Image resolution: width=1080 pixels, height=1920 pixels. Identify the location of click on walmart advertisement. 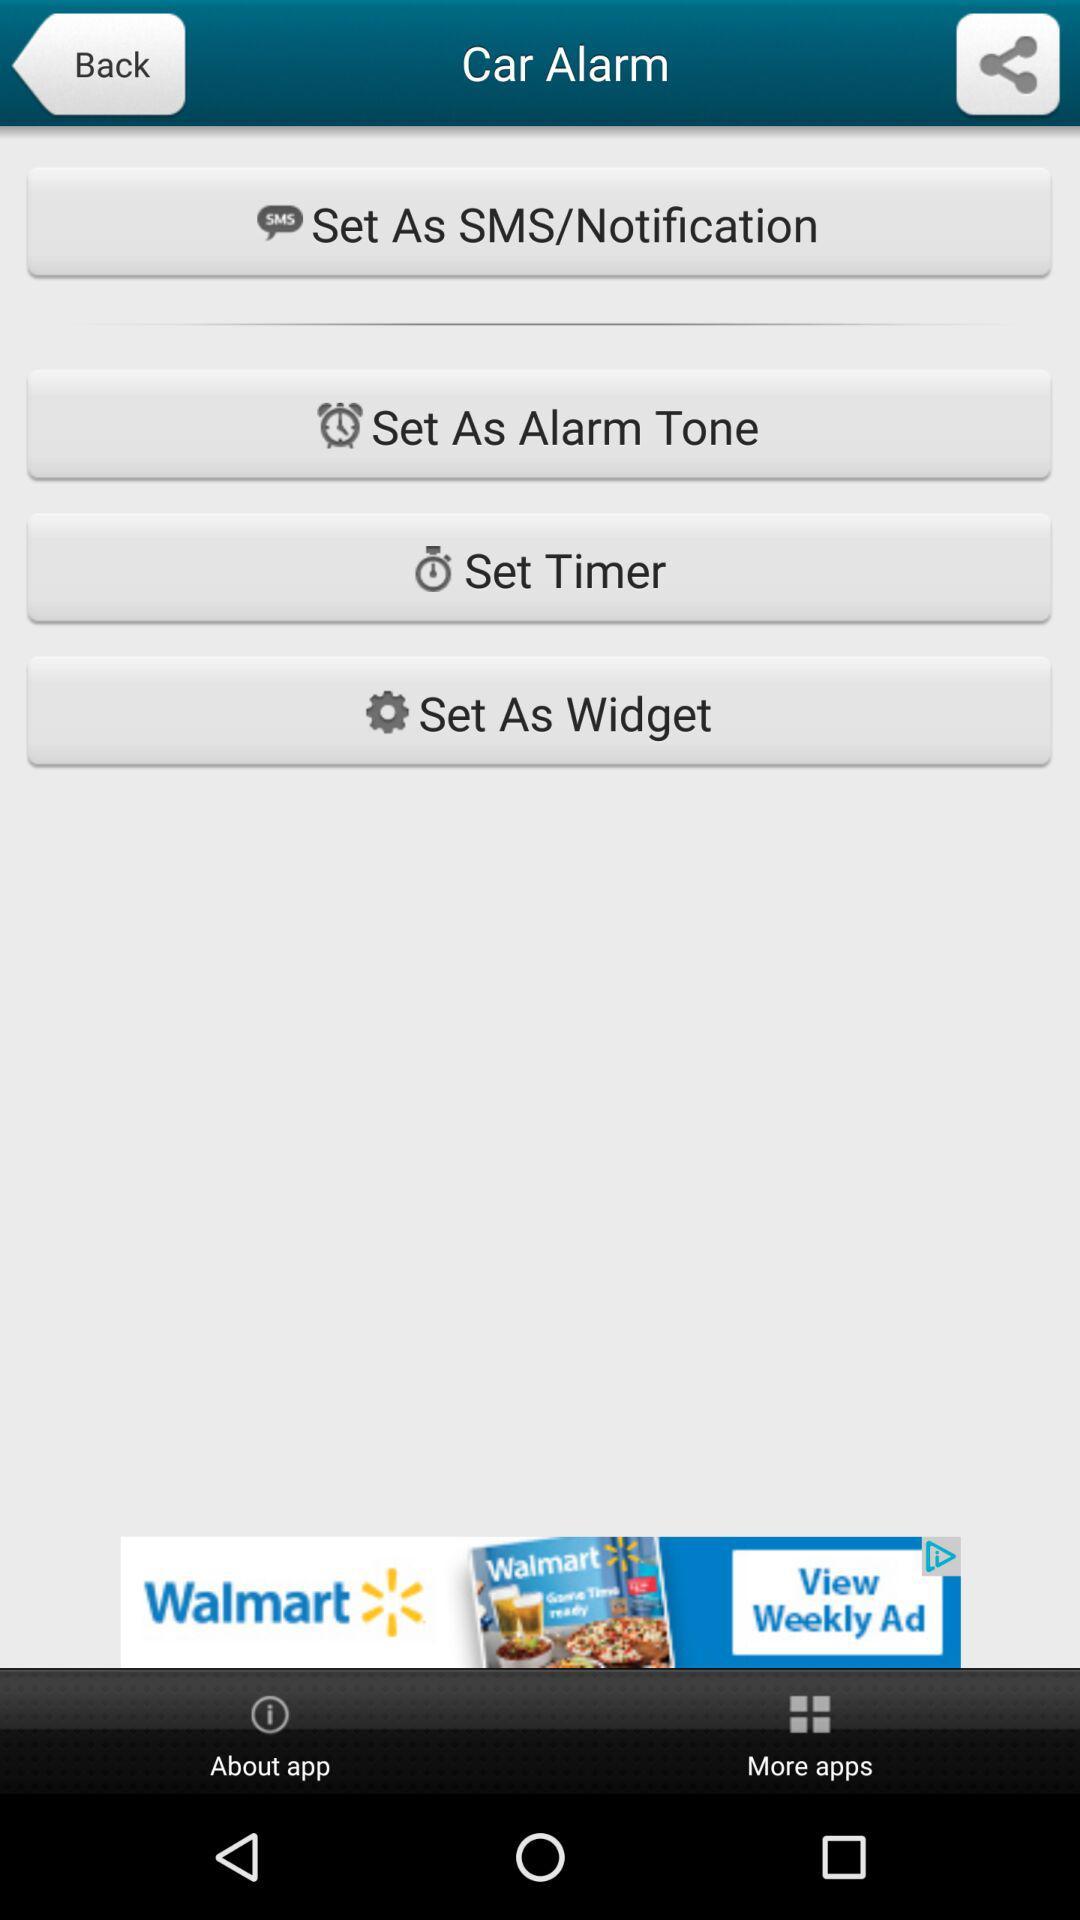
(540, 1602).